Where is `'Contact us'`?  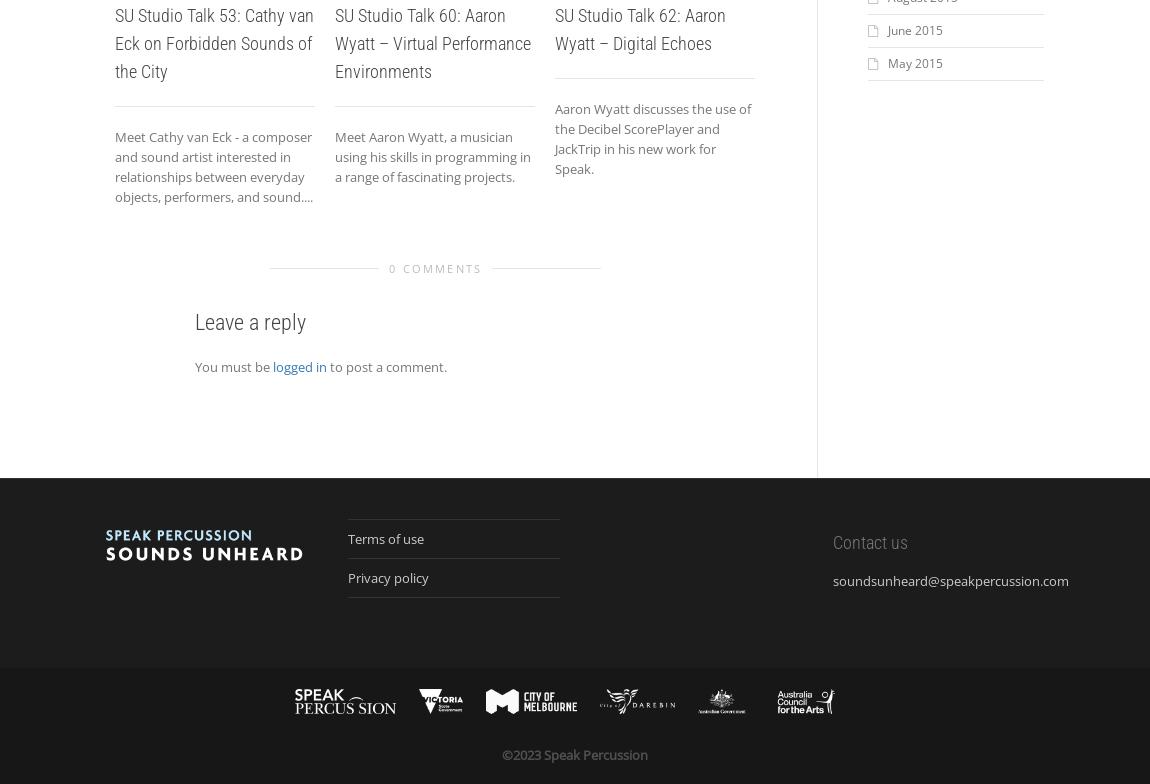
'Contact us' is located at coordinates (869, 542).